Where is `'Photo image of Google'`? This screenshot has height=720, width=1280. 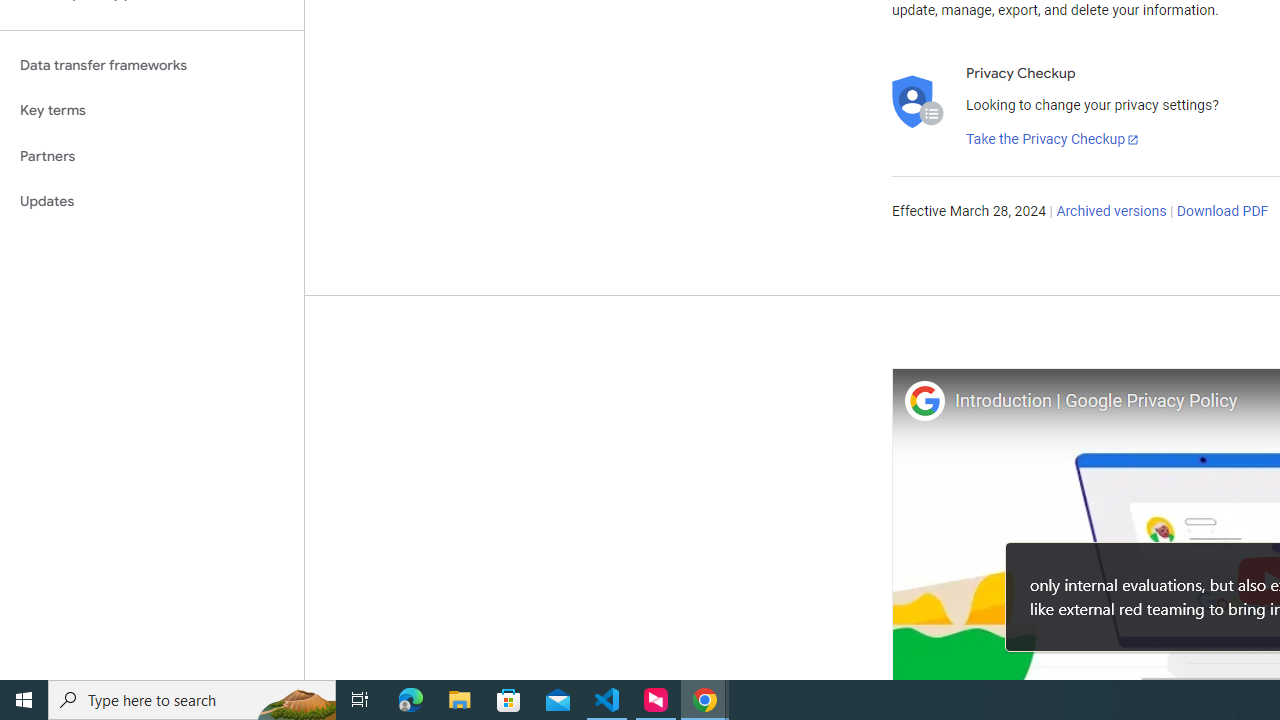 'Photo image of Google' is located at coordinates (923, 400).